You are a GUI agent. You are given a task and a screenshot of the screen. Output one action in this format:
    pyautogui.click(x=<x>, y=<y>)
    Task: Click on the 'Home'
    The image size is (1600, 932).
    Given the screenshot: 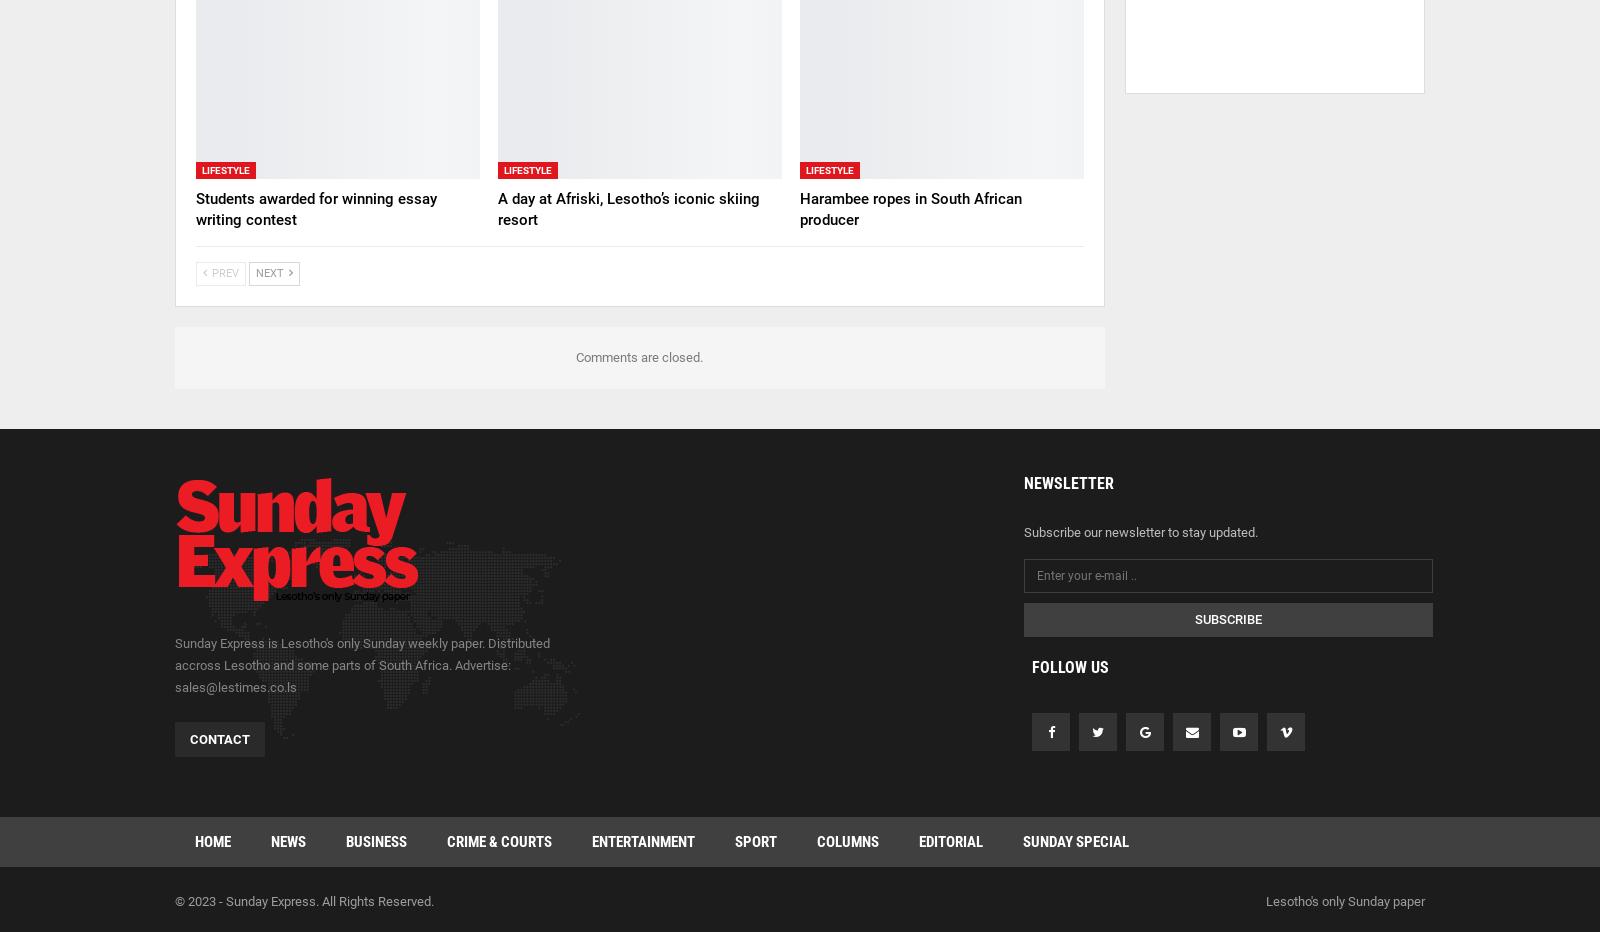 What is the action you would take?
    pyautogui.click(x=212, y=840)
    